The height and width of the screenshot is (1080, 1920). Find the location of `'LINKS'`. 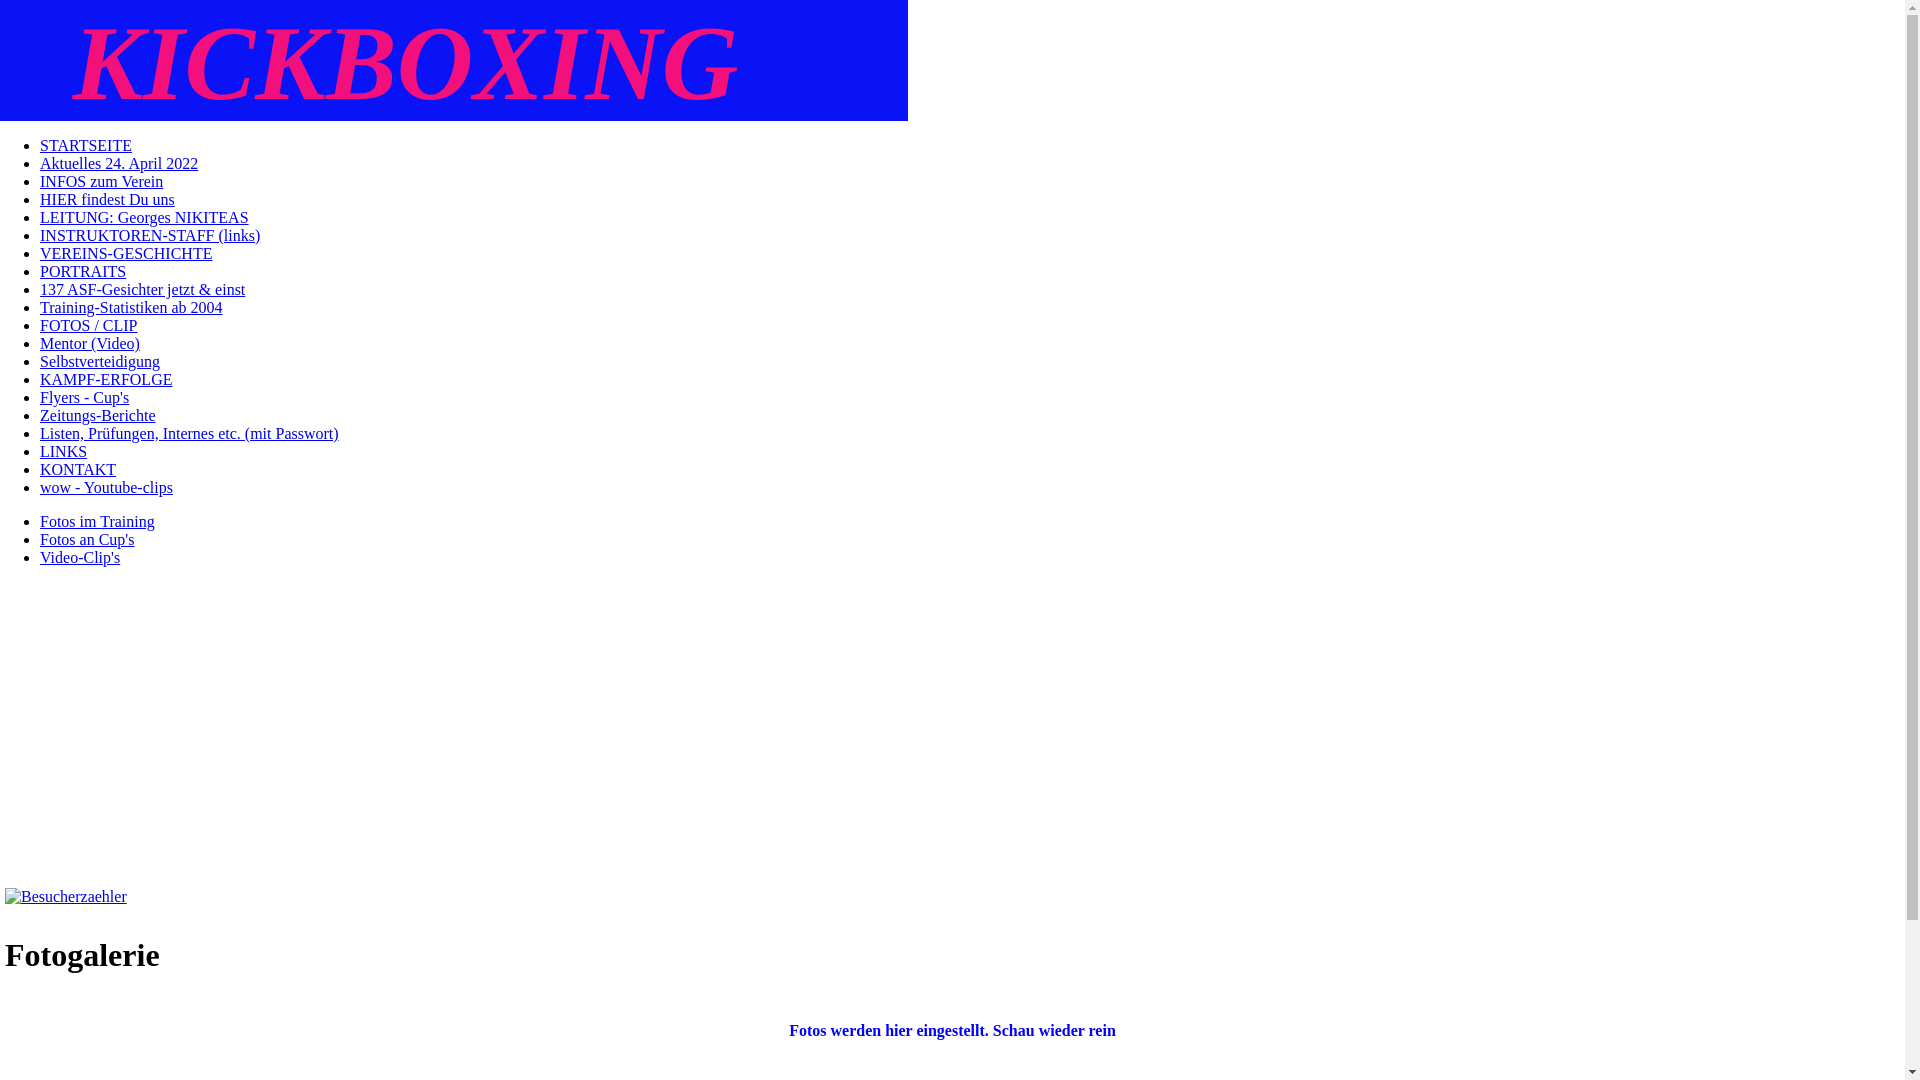

'LINKS' is located at coordinates (63, 451).